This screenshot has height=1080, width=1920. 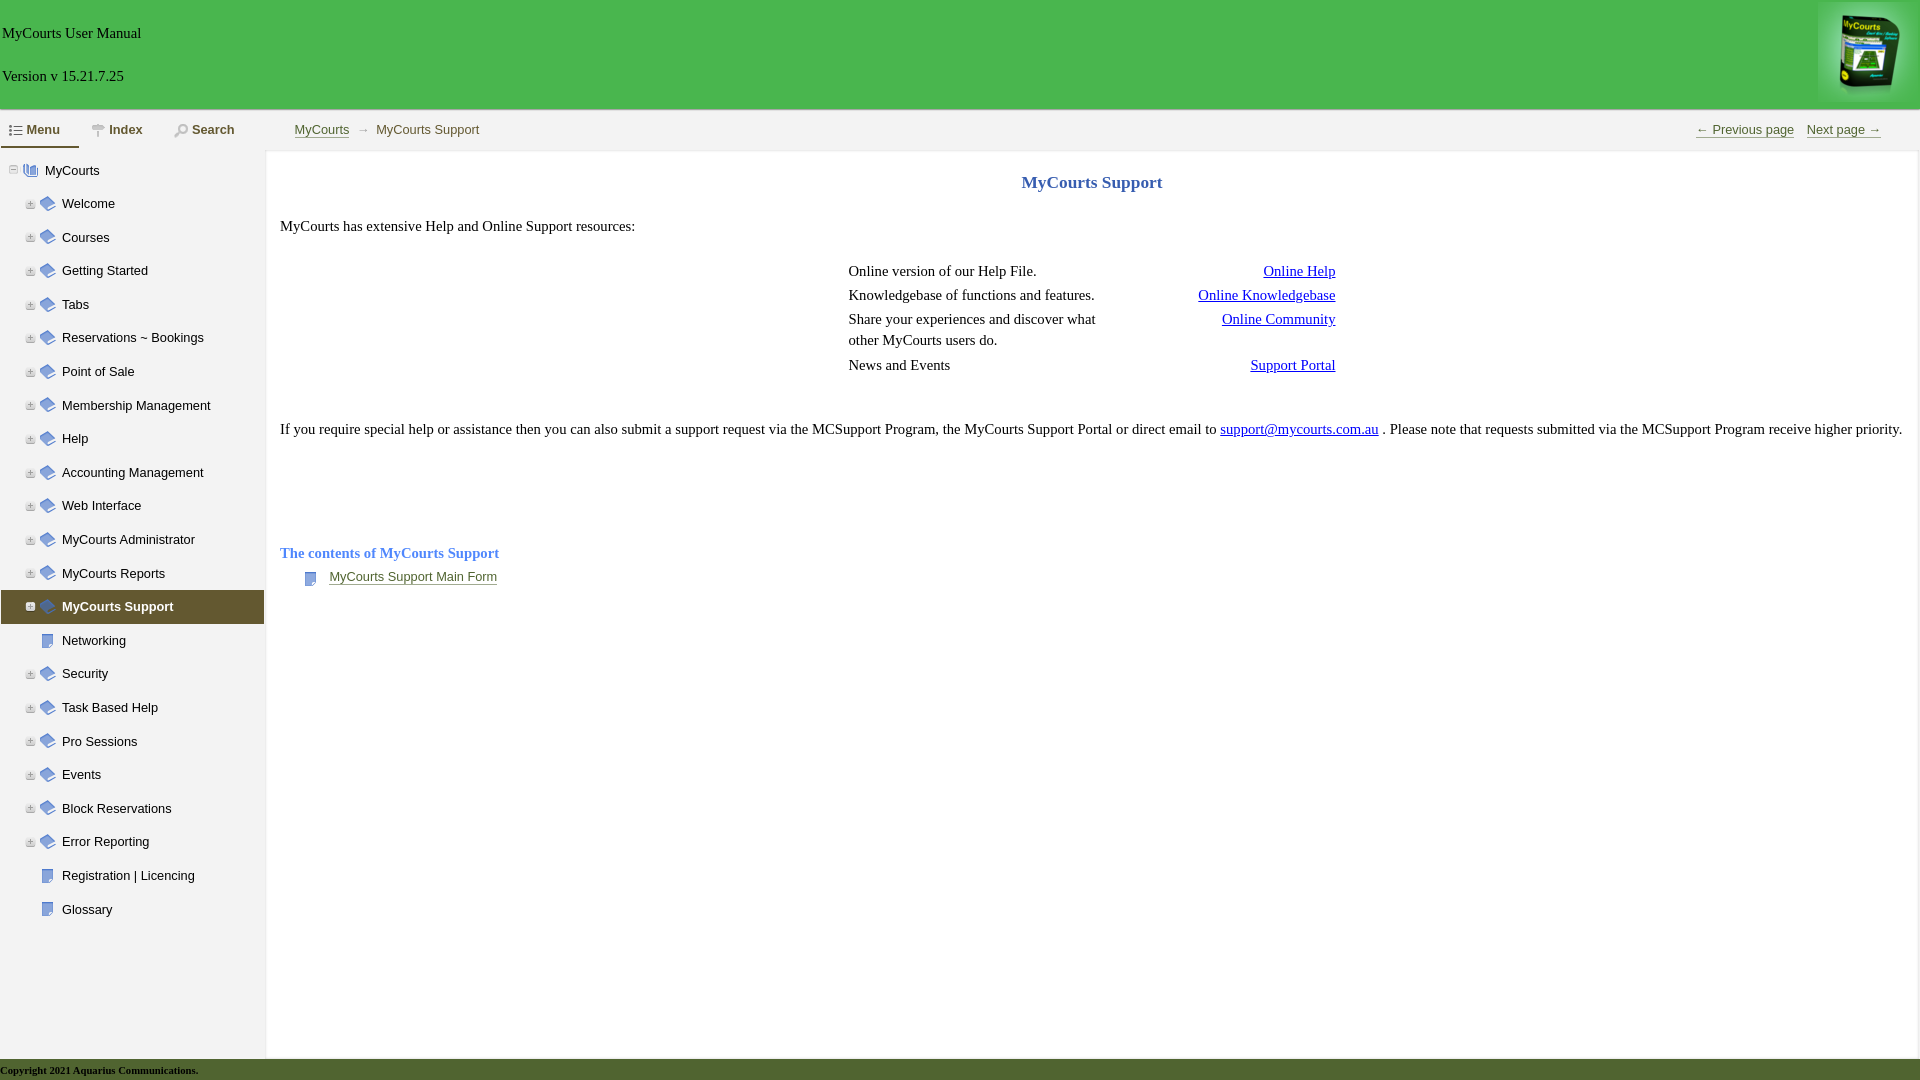 I want to click on 'Reservations ~ Bookings', so click(x=188, y=337).